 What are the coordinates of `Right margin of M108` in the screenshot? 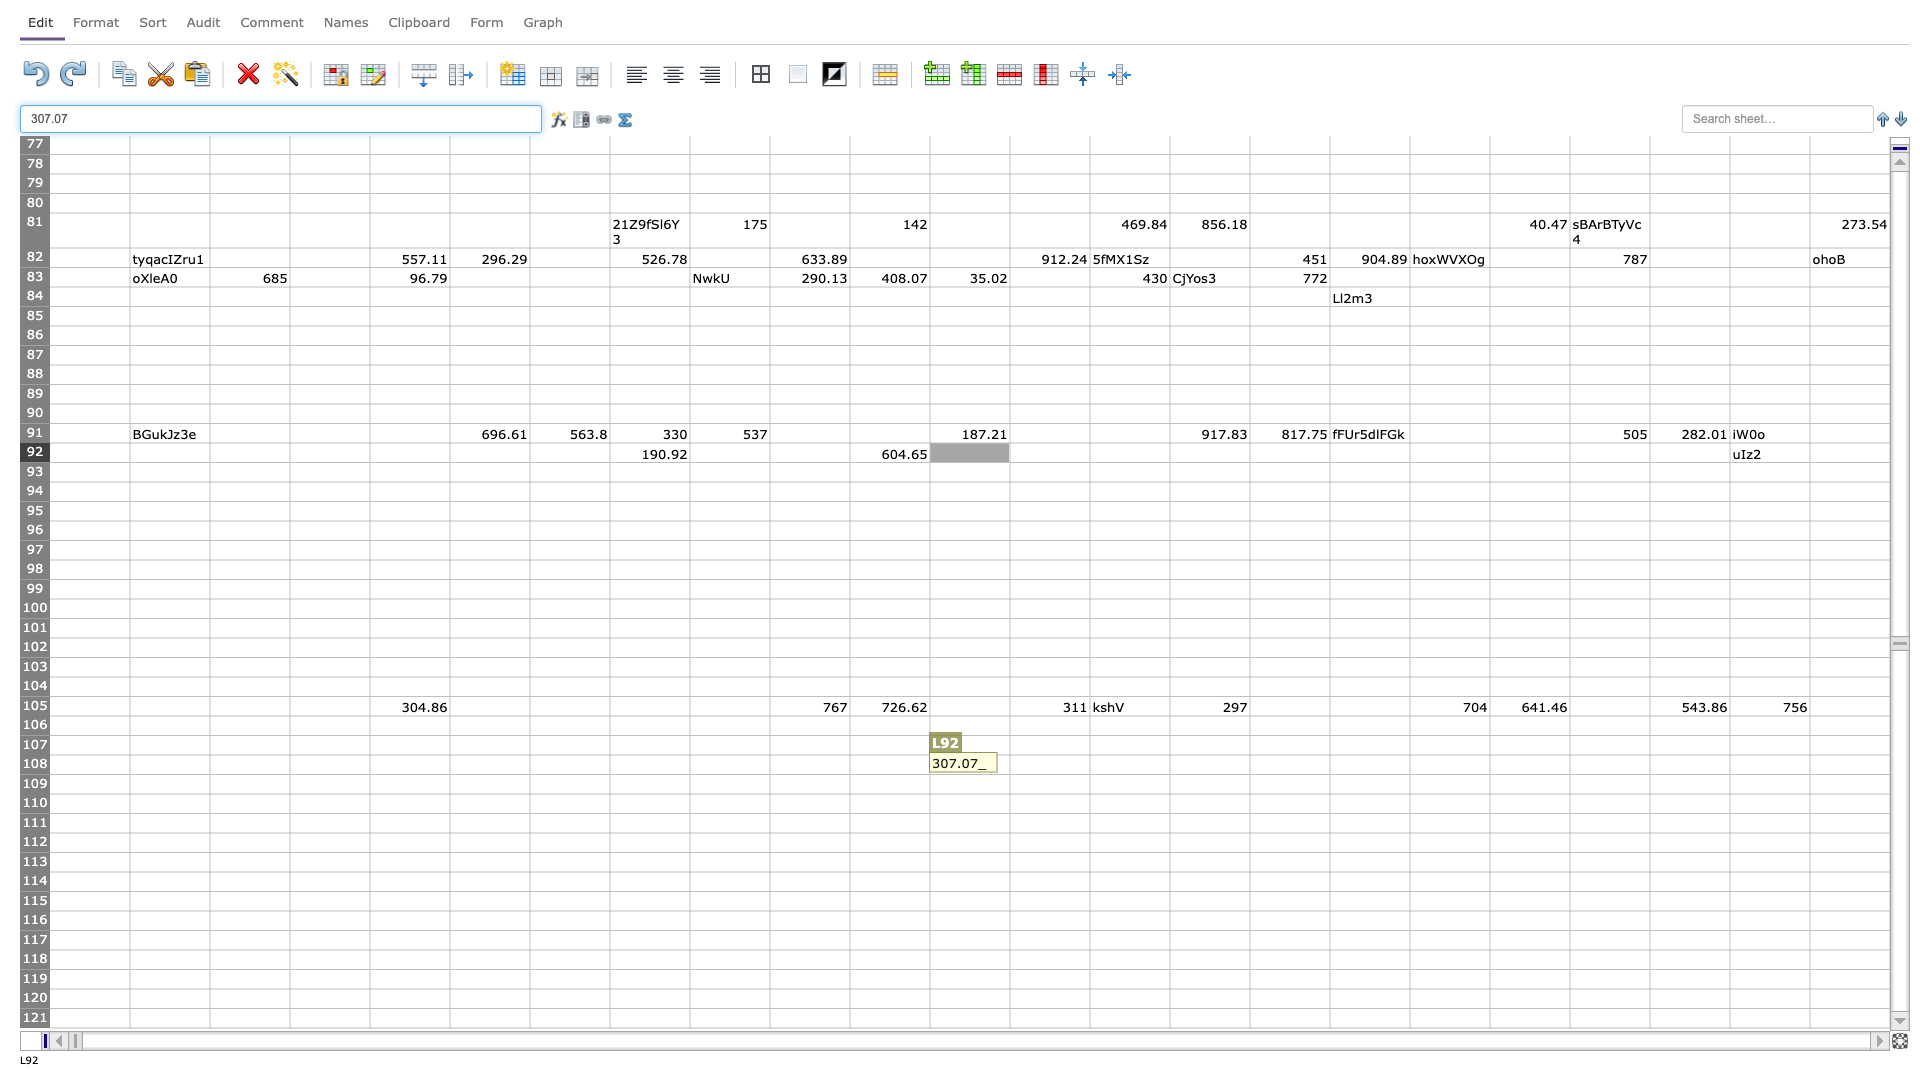 It's located at (1088, 764).